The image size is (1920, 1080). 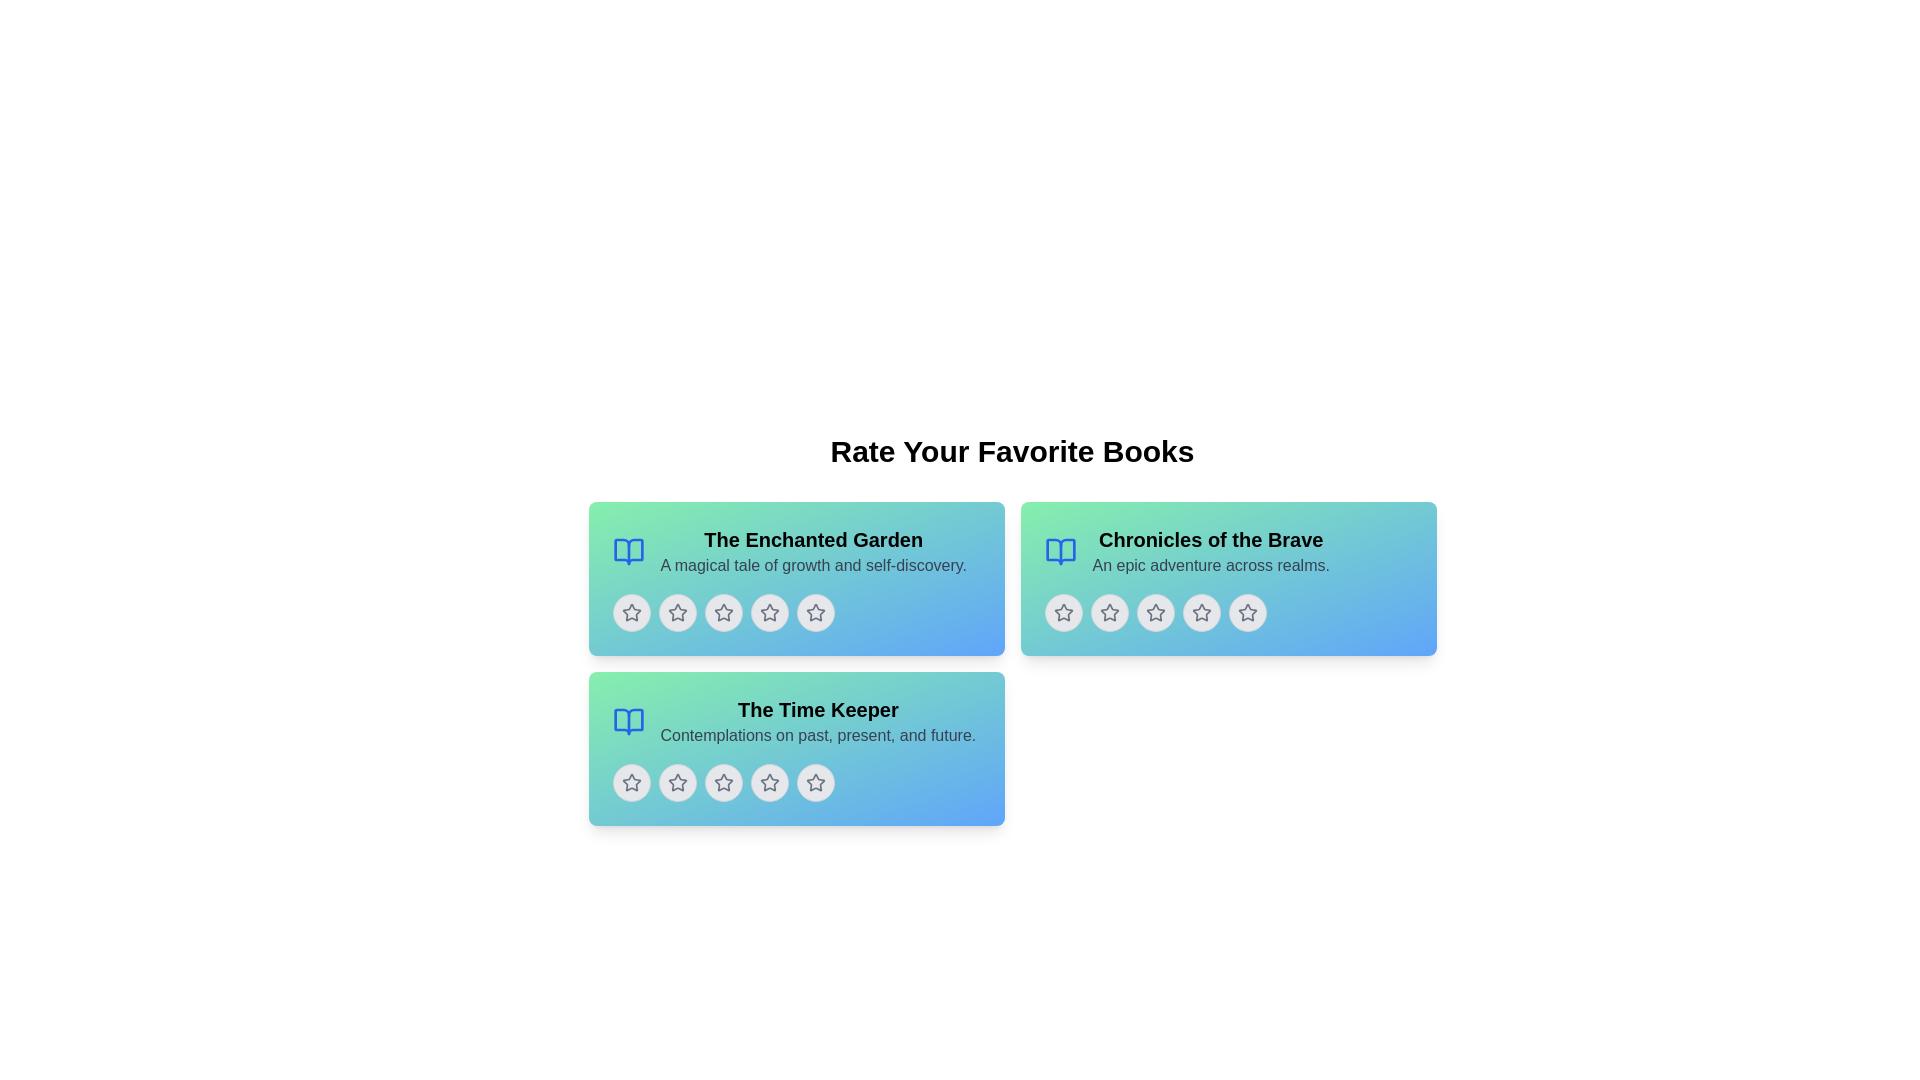 What do you see at coordinates (815, 781) in the screenshot?
I see `the fifth star in the five-star rating system to rate 'The Time Keeper' with five stars` at bounding box center [815, 781].